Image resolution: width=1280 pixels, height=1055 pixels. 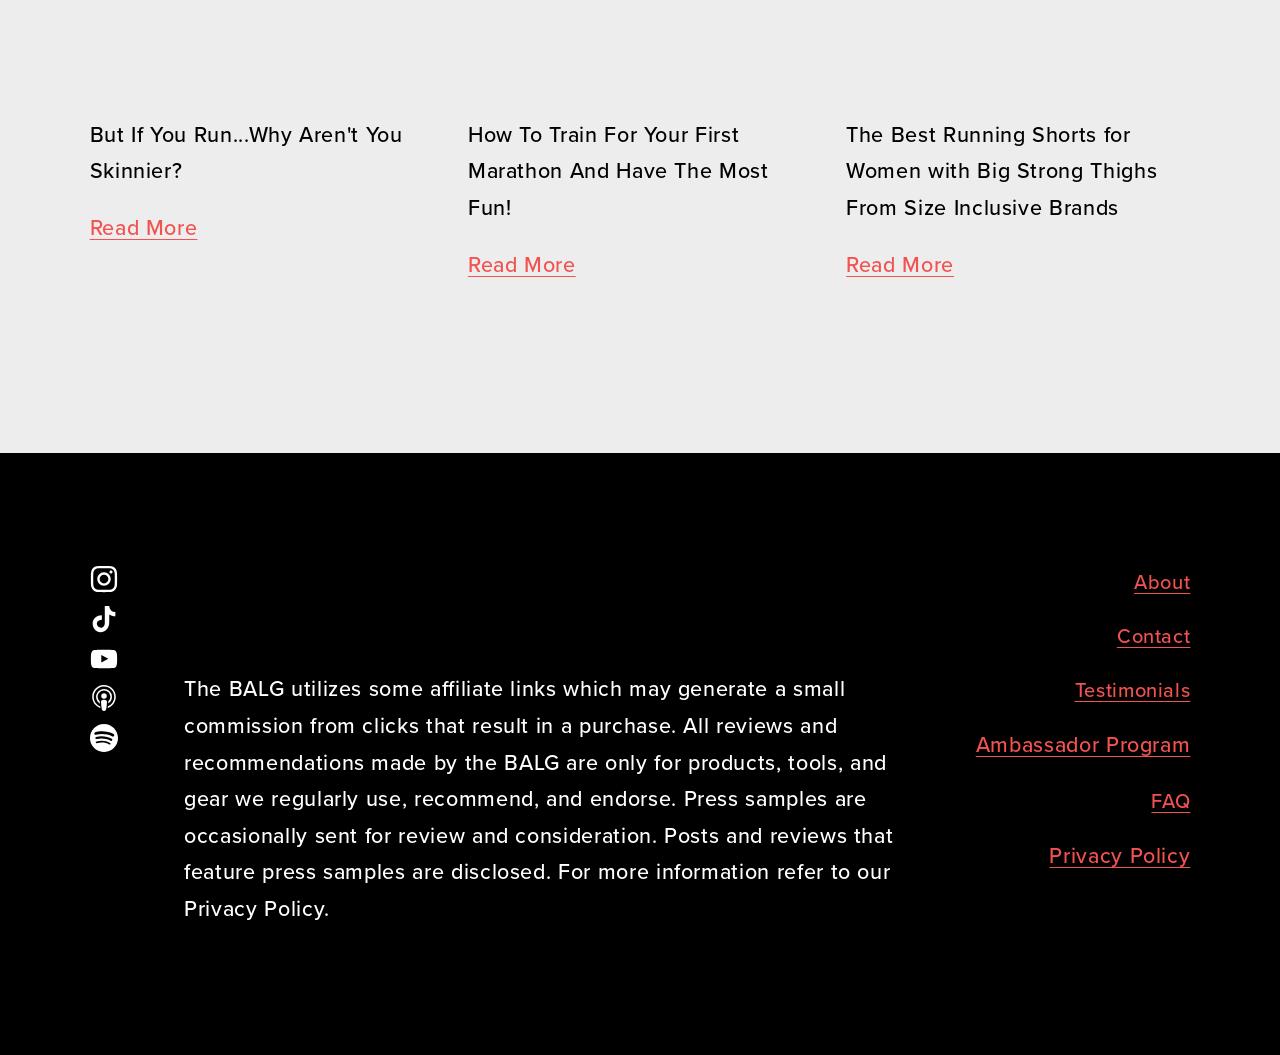 I want to click on 'But If You Run...Why Aren't You Skinnier?', so click(x=247, y=152).